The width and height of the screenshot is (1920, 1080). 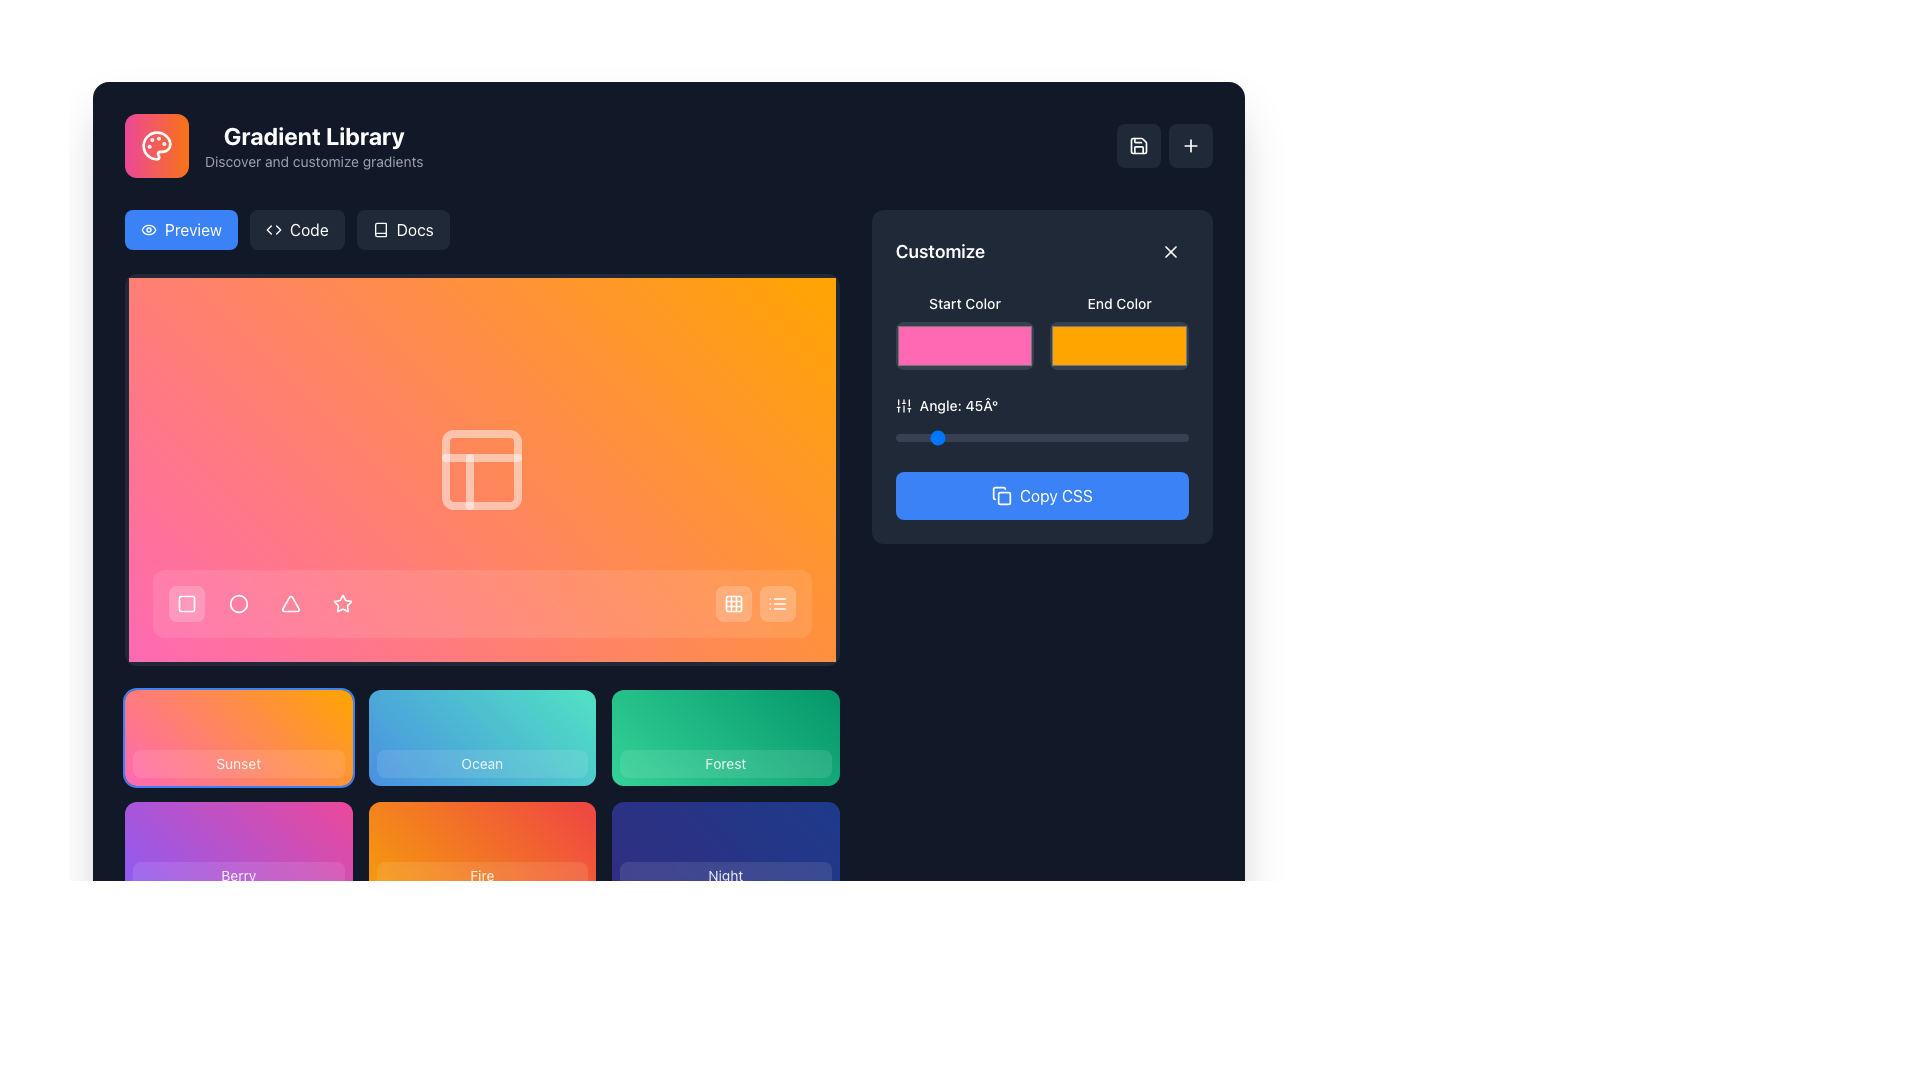 I want to click on and drop the Color input box located under the 'End Color' label in the 'Customize' modal, so click(x=1118, y=345).